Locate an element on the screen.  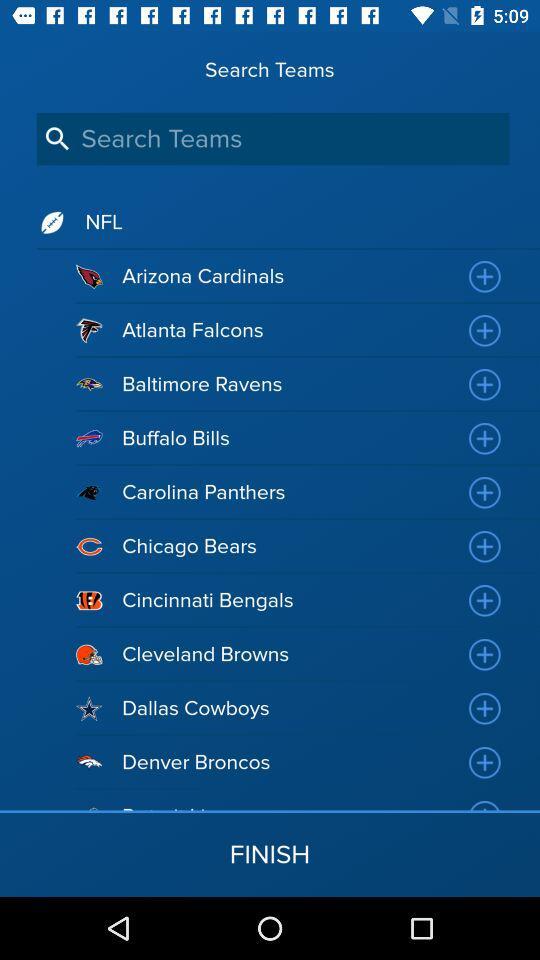
search is located at coordinates (272, 138).